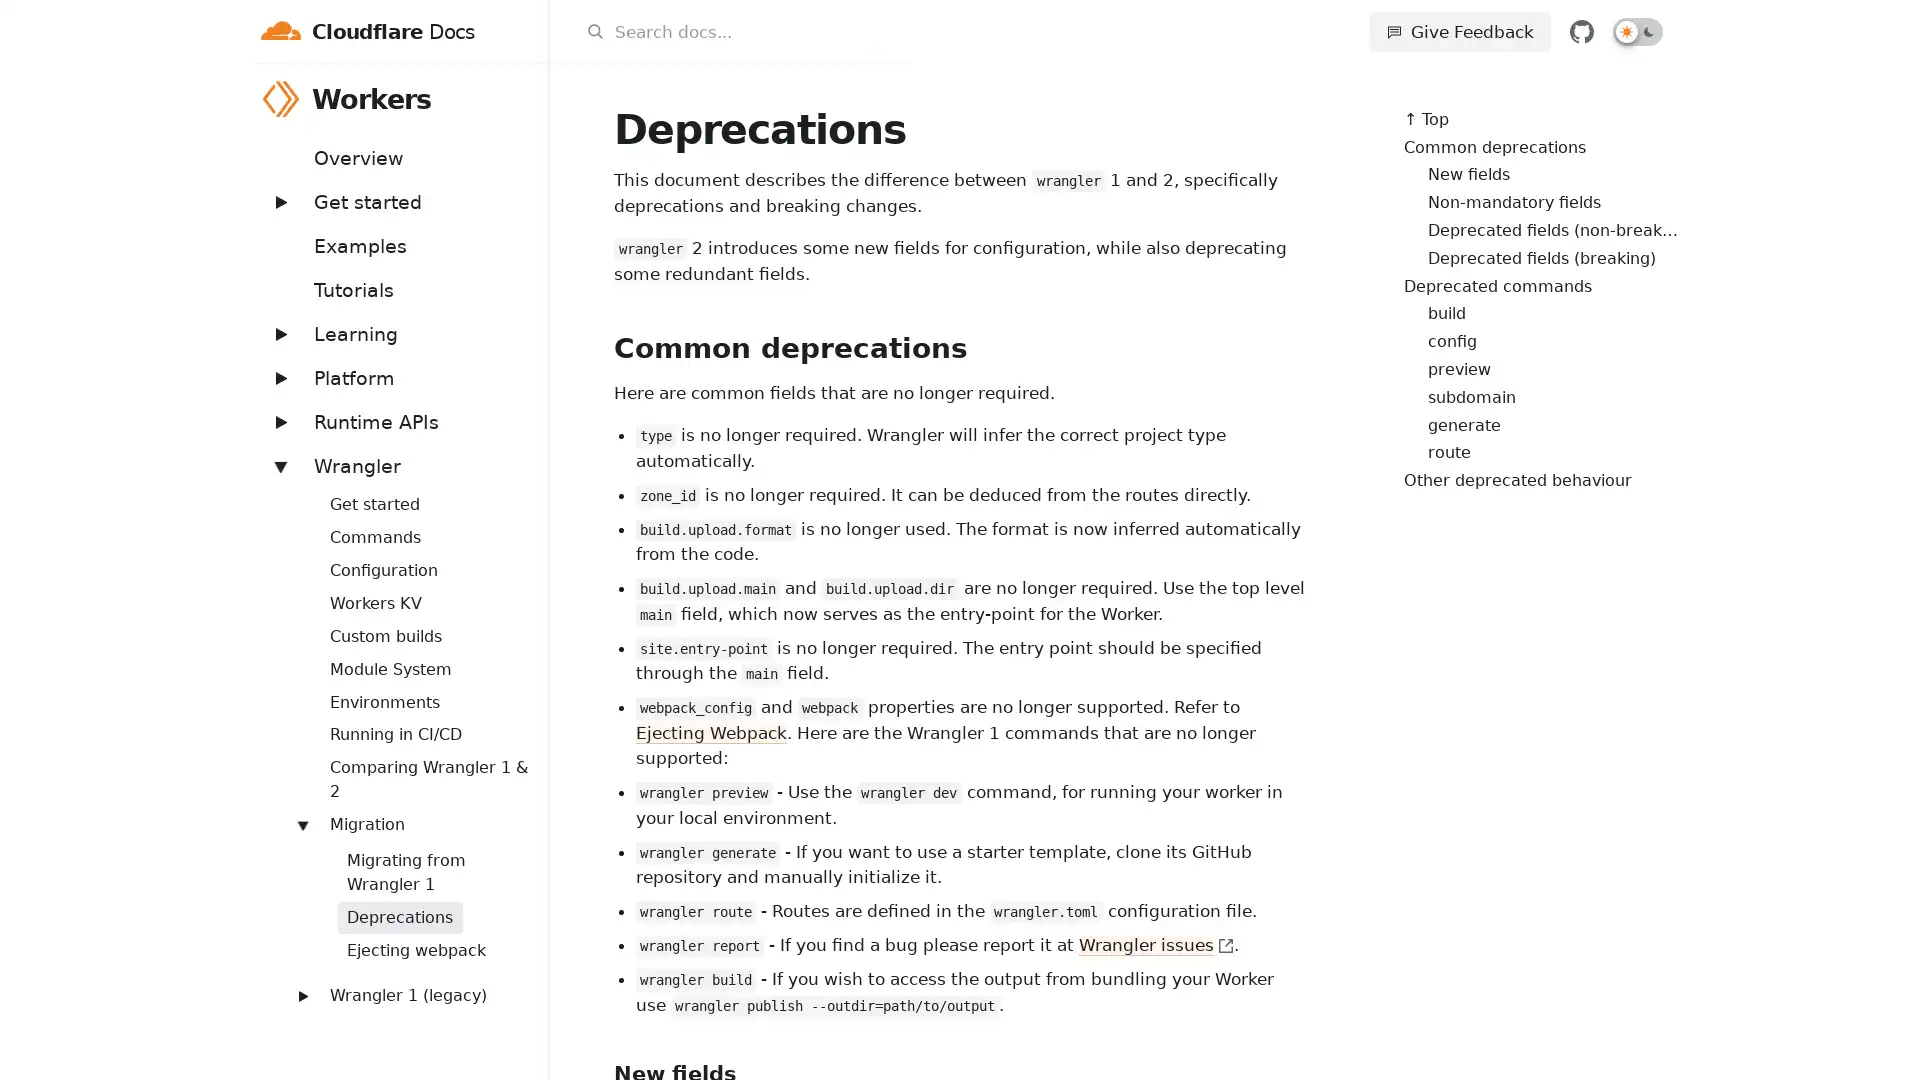  What do you see at coordinates (291, 910) in the screenshot?
I see `Expand: Workers Sites` at bounding box center [291, 910].